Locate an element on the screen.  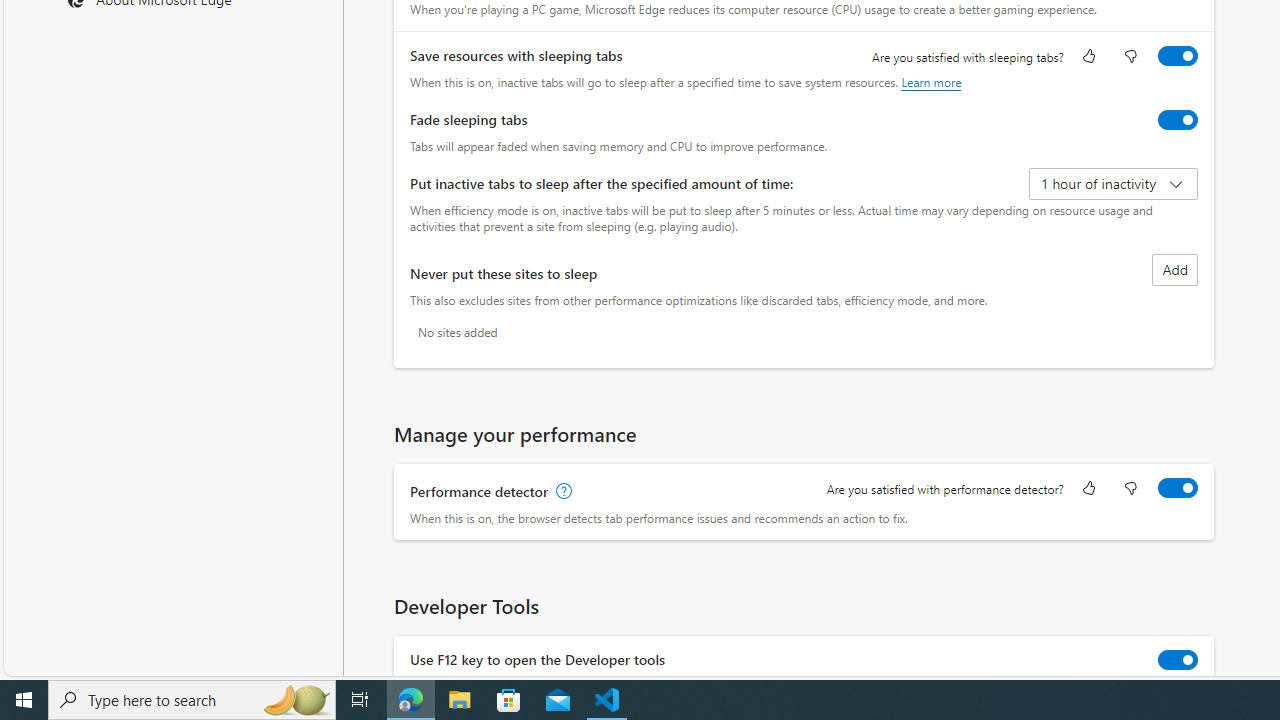
'Performance detector, learn more' is located at coordinates (561, 492).